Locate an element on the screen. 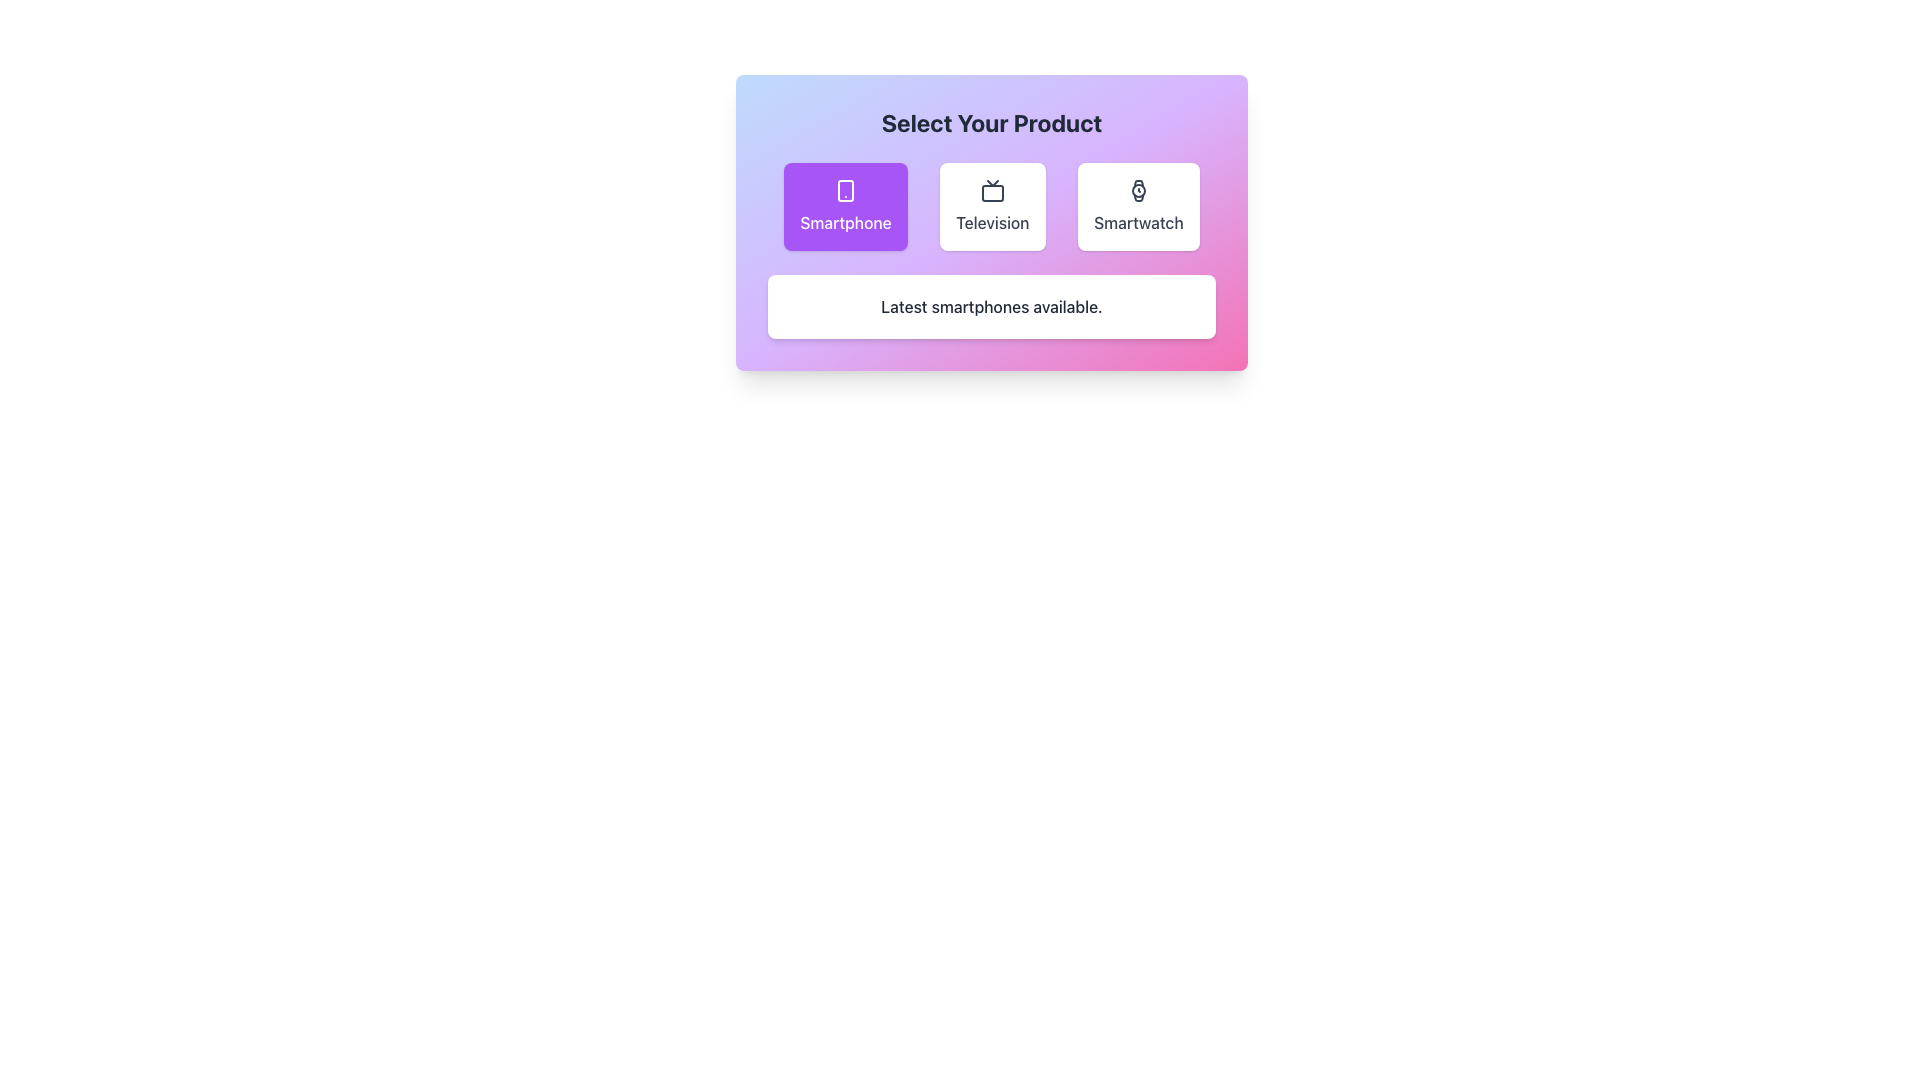 The width and height of the screenshot is (1920, 1080). the smartwatch icon located in the third card of the product selection panel labeled 'Select Your Product' is located at coordinates (1138, 191).